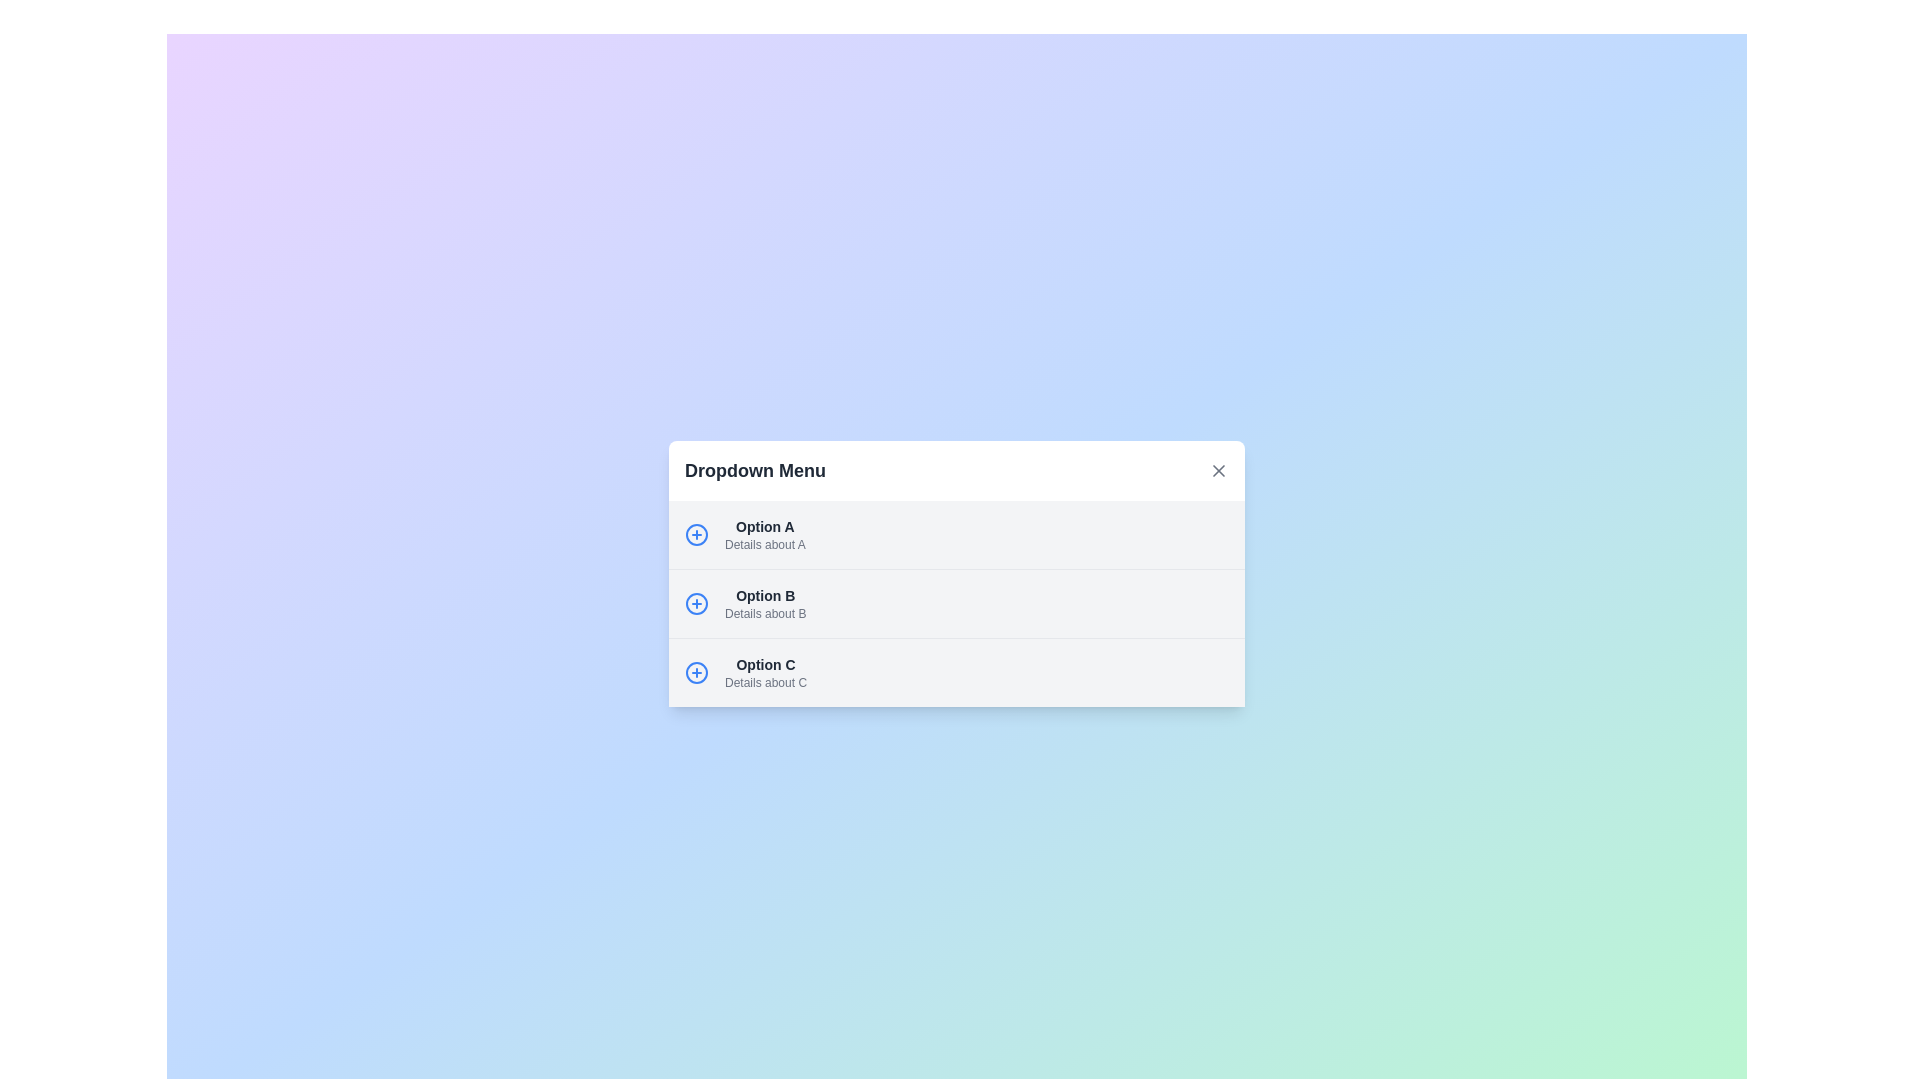  What do you see at coordinates (765, 672) in the screenshot?
I see `the selectable list item labeled 'Option C' in the dropdown menu` at bounding box center [765, 672].